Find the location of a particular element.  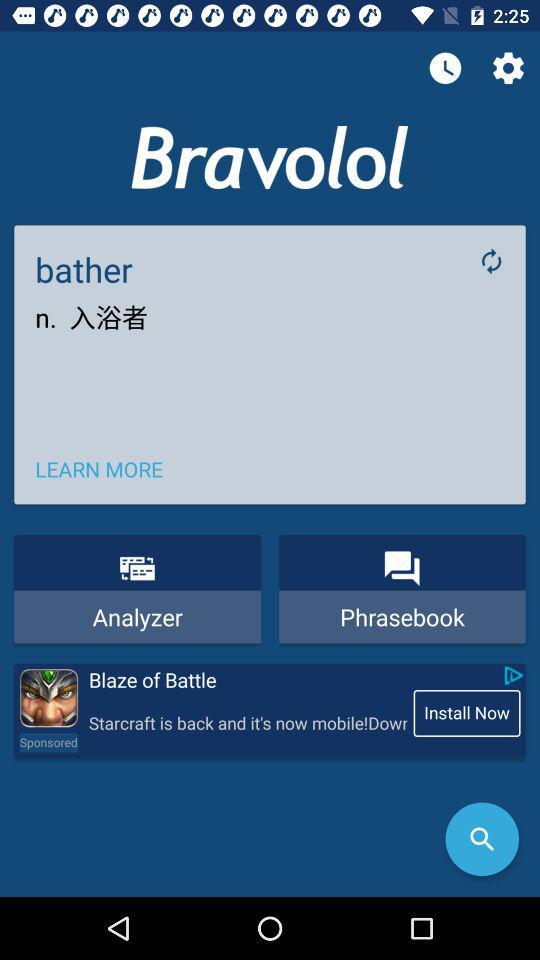

blaze of battle is located at coordinates (246, 680).